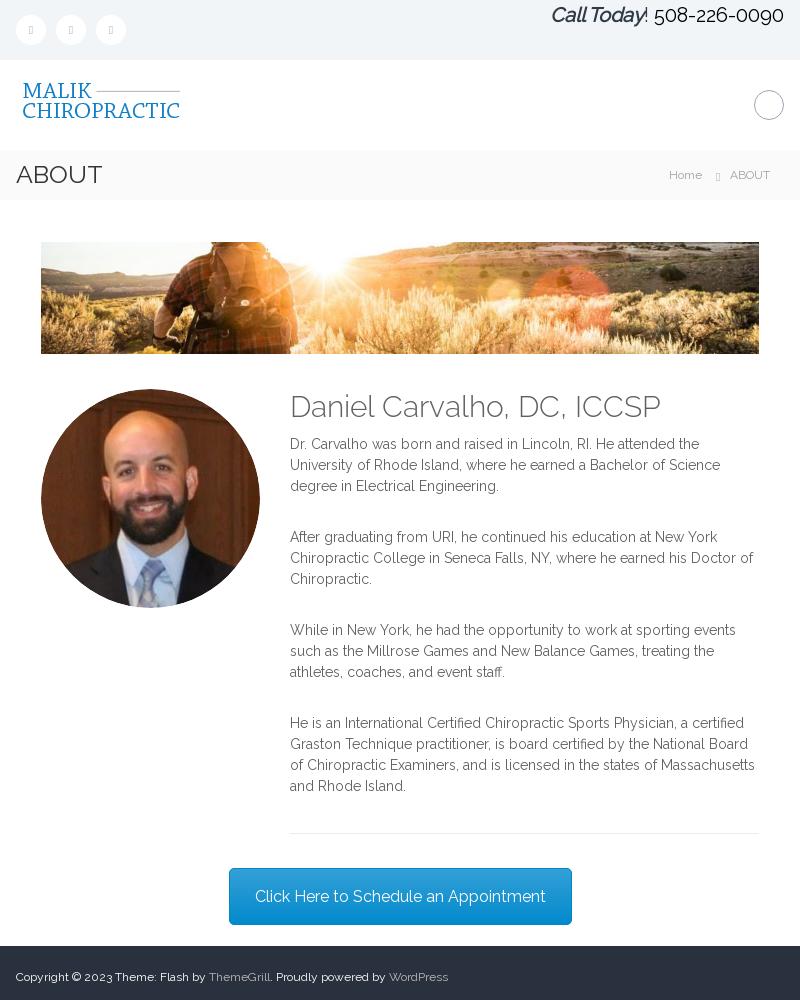 This screenshot has width=800, height=1000. I want to click on 'Daniel Carvalho, DC, ICCSP', so click(475, 405).